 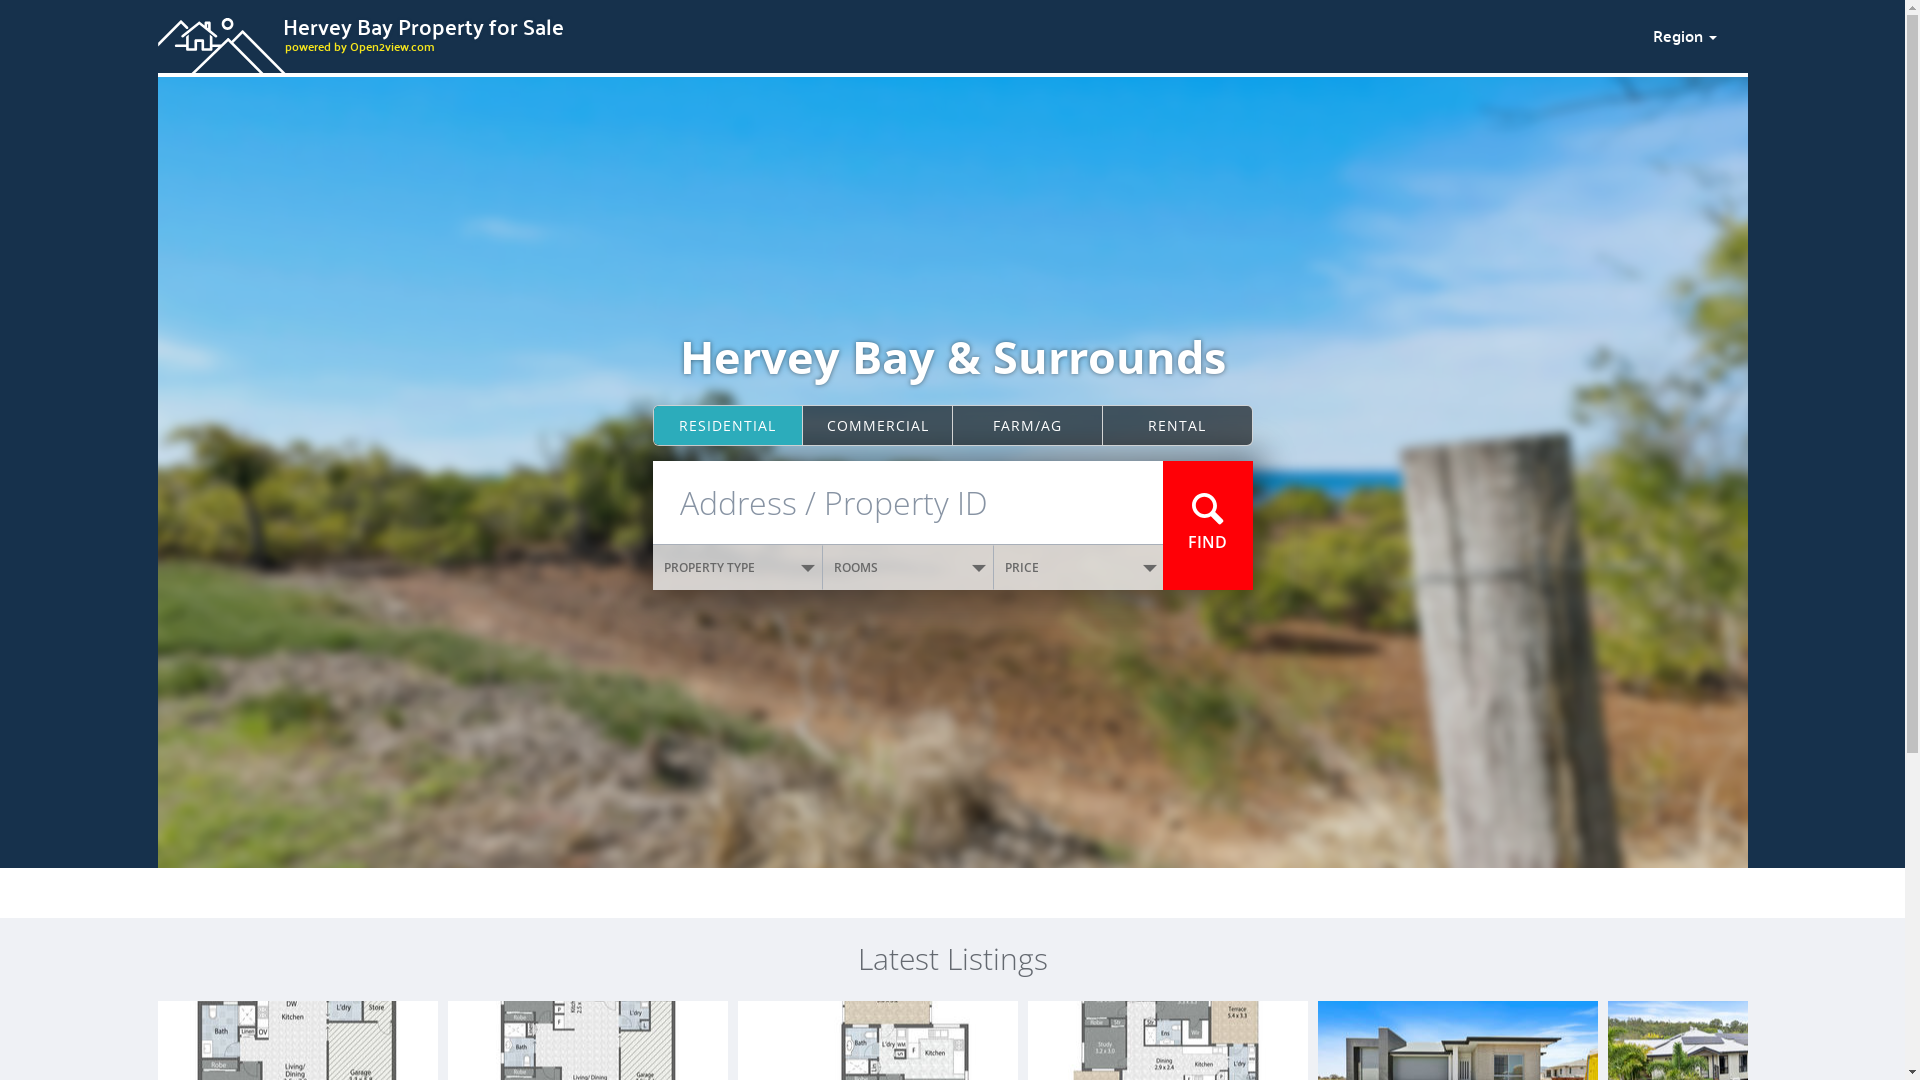 I want to click on 'PROPERTY TYPE', so click(x=736, y=567).